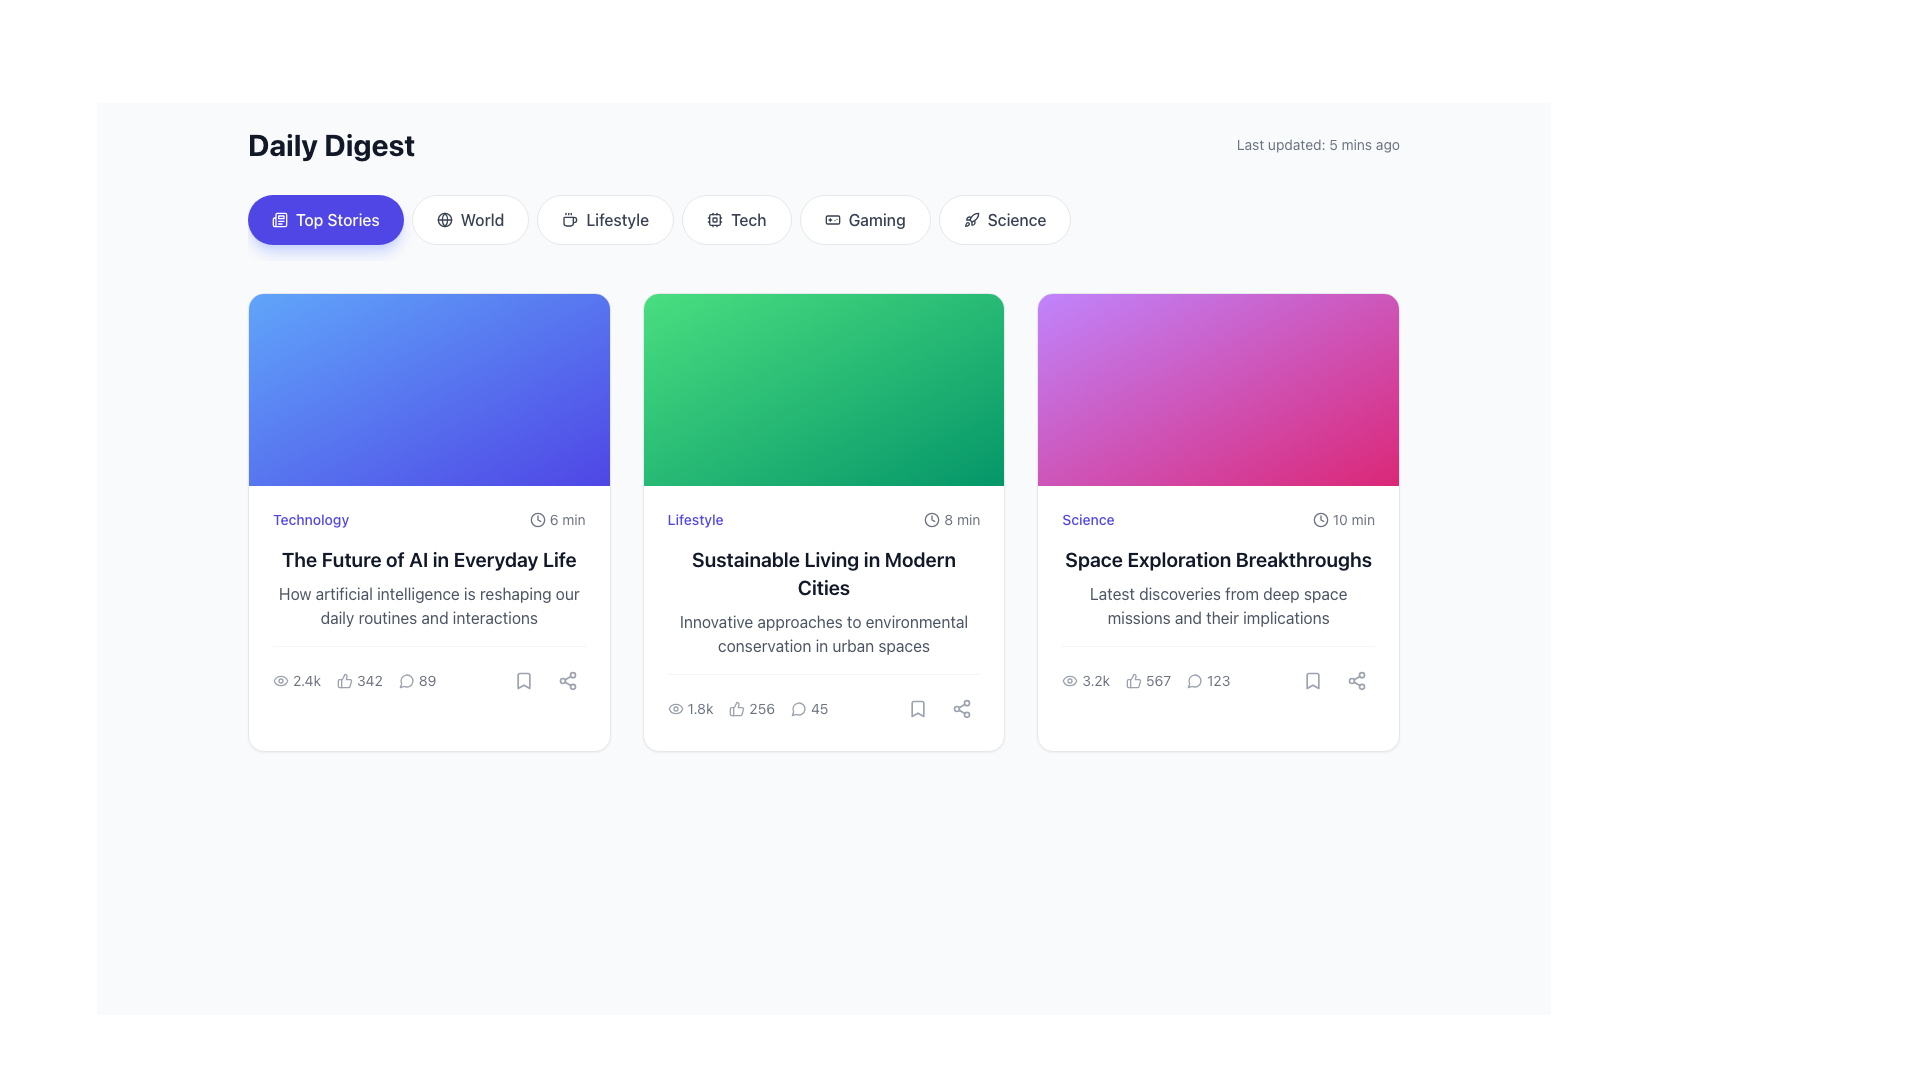 This screenshot has width=1920, height=1080. What do you see at coordinates (1195, 680) in the screenshot?
I see `the gray speech bubble icon located next to the light gray text '123' in the bottom section of the third card under the article titled 'Space Exploration Breakthroughs'` at bounding box center [1195, 680].